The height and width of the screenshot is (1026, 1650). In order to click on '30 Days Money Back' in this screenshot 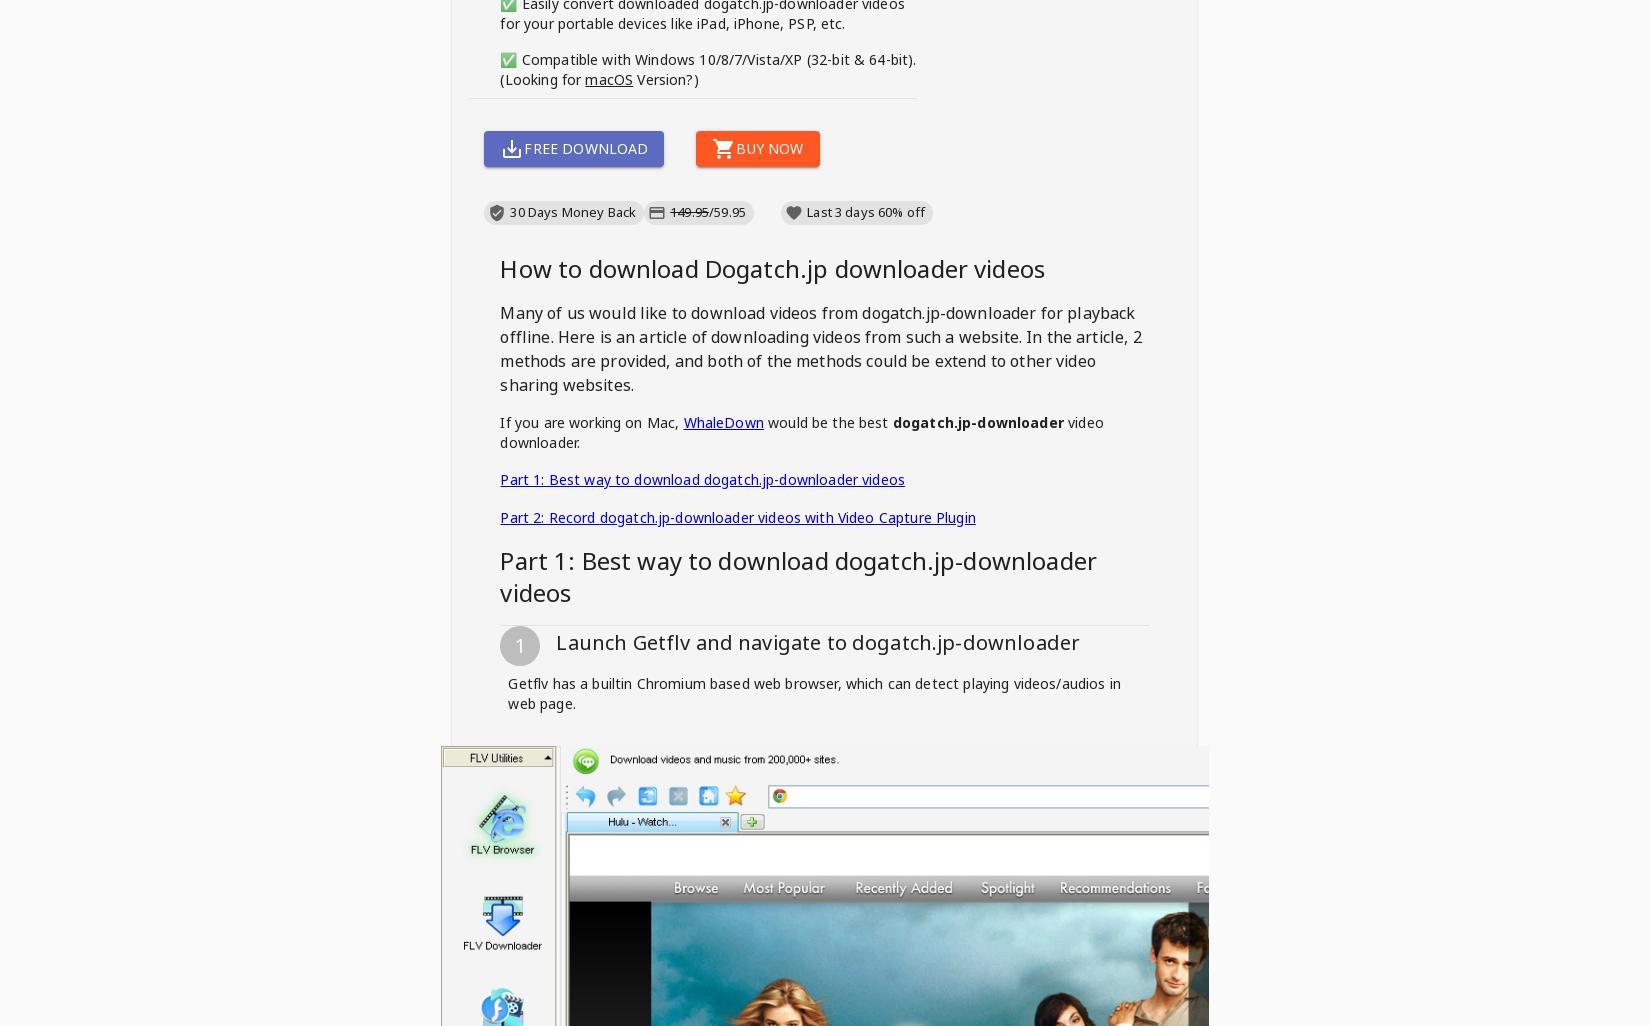, I will do `click(572, 211)`.